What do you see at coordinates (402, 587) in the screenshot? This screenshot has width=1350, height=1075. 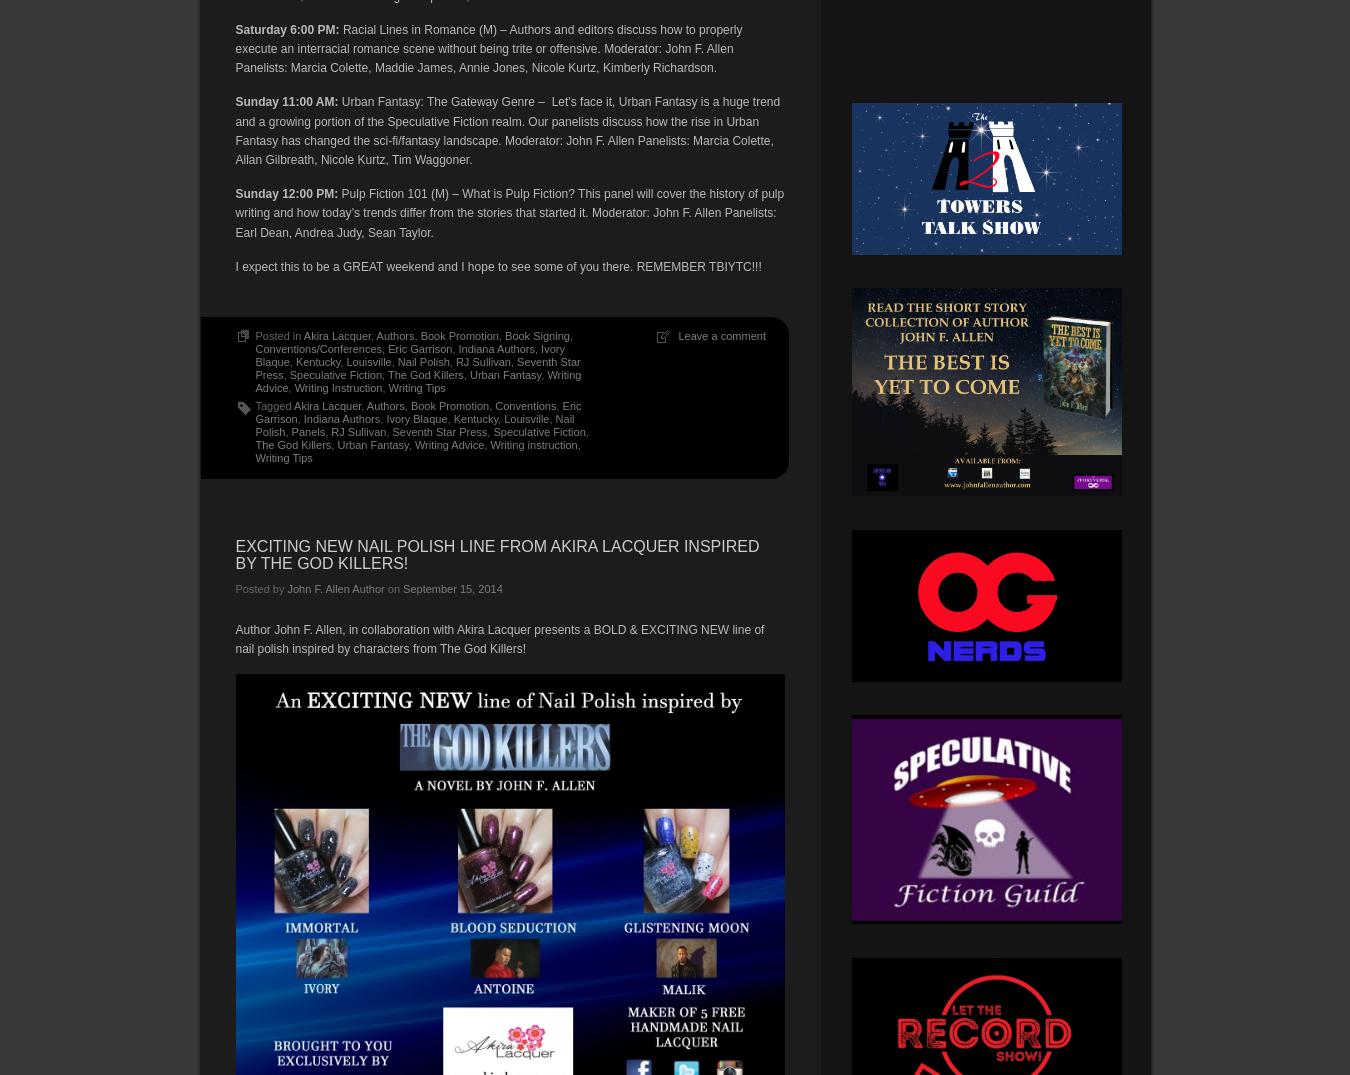 I see `'September 15, 2014'` at bounding box center [402, 587].